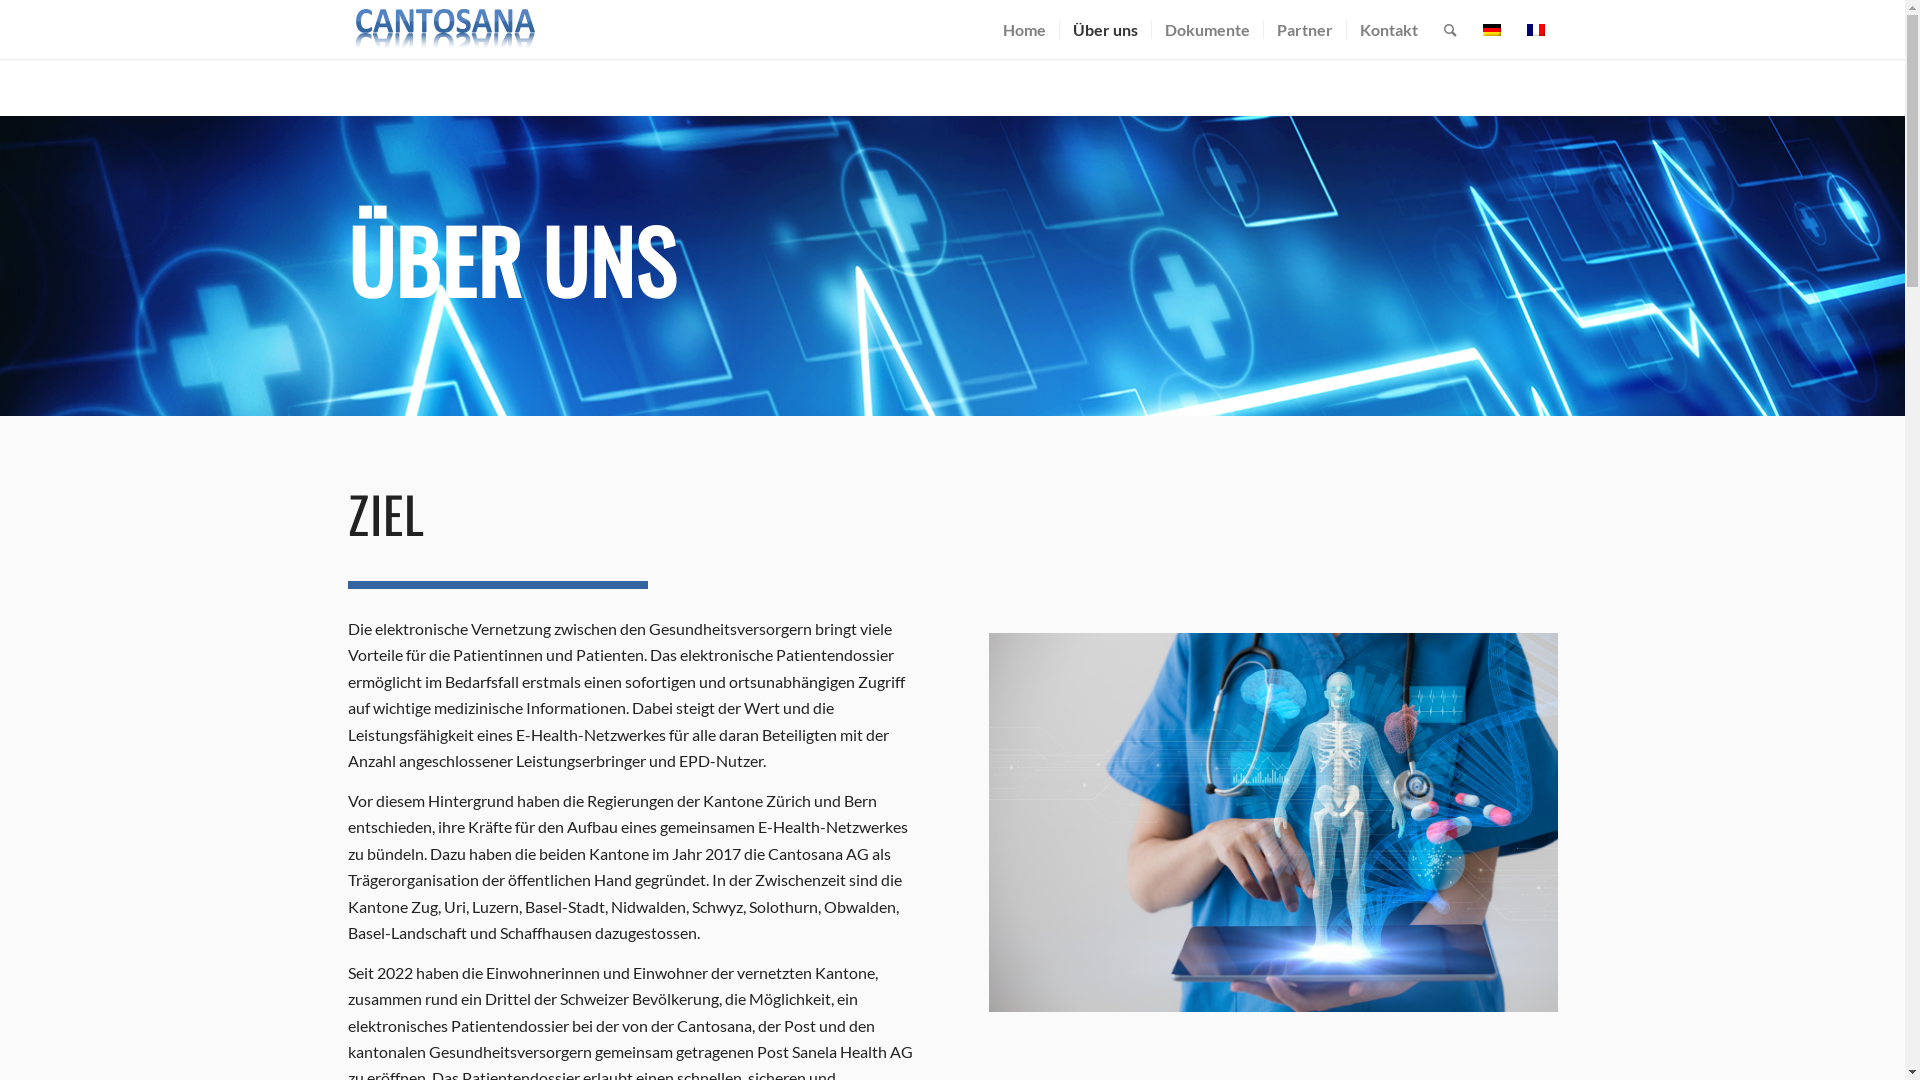  What do you see at coordinates (1024, 29) in the screenshot?
I see `'Home'` at bounding box center [1024, 29].